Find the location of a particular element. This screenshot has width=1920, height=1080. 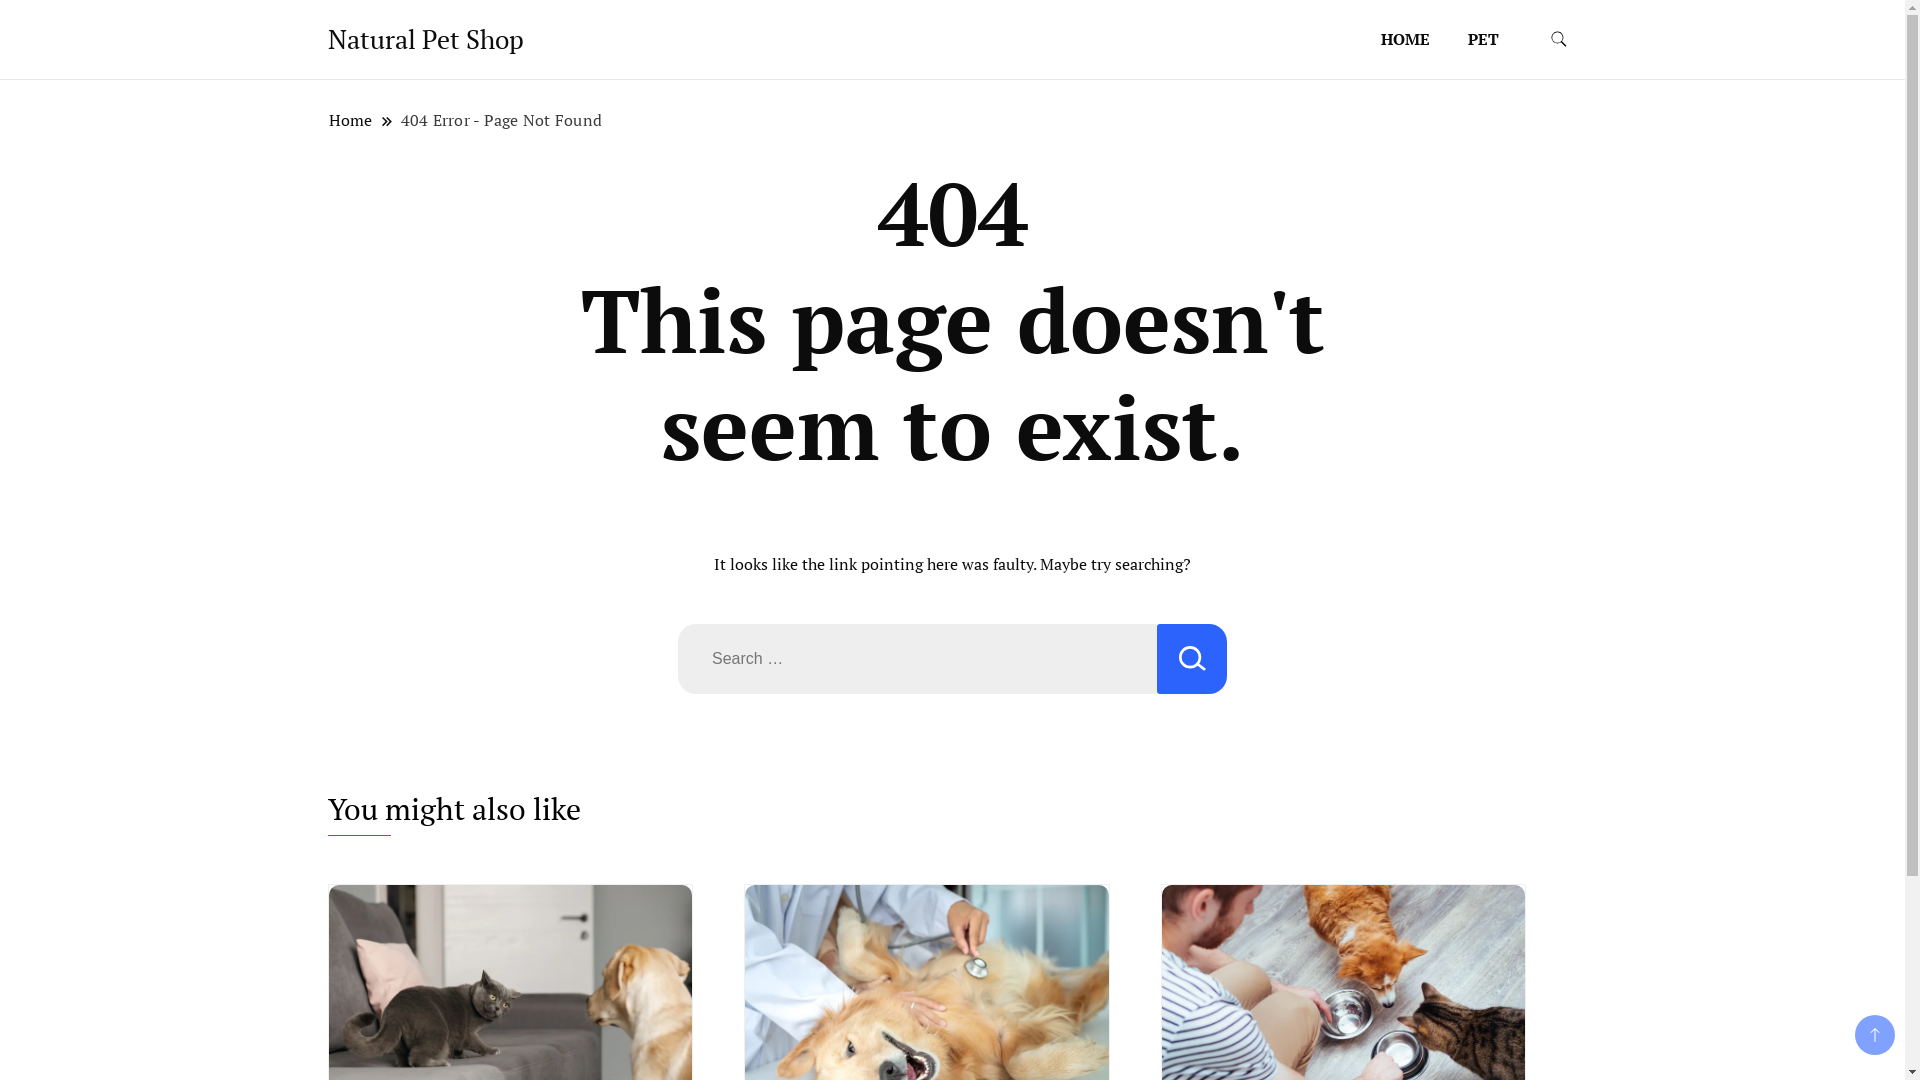

'Search' is located at coordinates (1191, 659).